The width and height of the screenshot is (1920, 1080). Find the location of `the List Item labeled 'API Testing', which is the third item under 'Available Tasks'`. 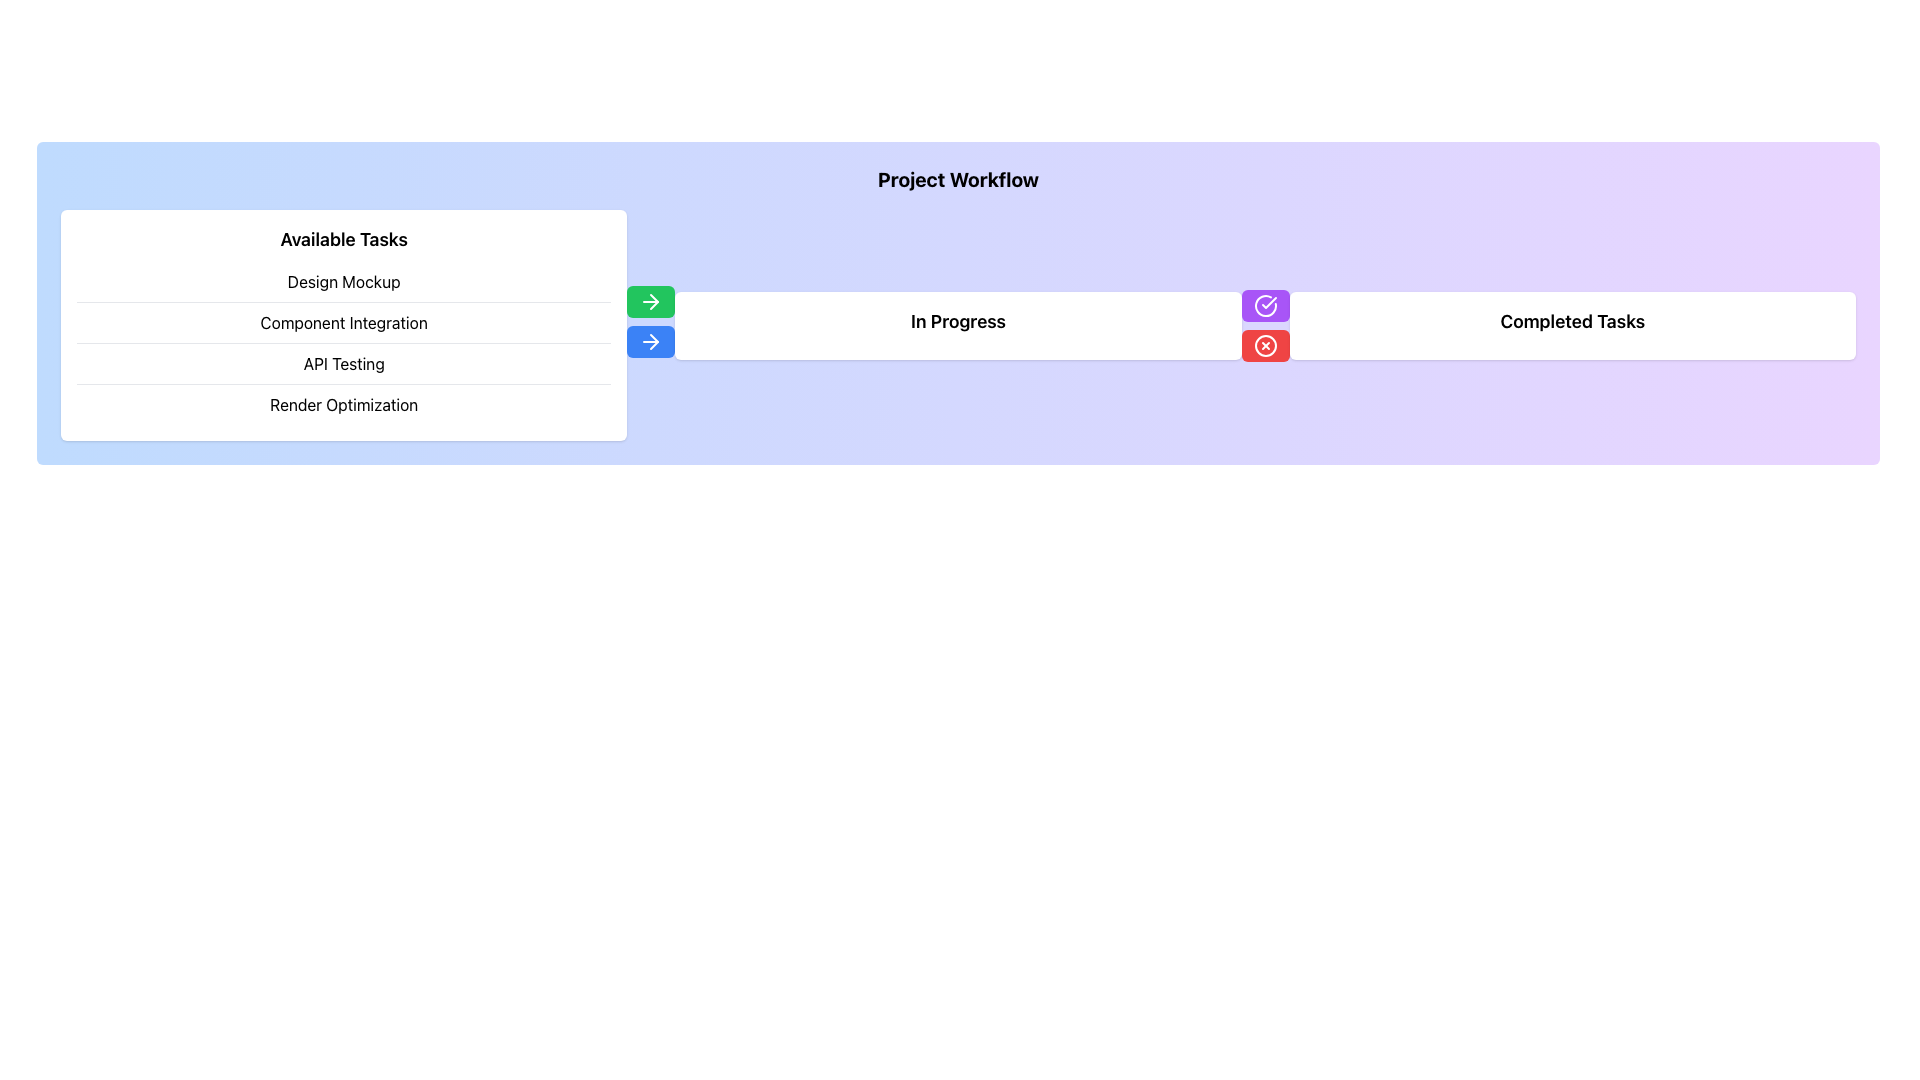

the List Item labeled 'API Testing', which is the third item under 'Available Tasks' is located at coordinates (344, 364).